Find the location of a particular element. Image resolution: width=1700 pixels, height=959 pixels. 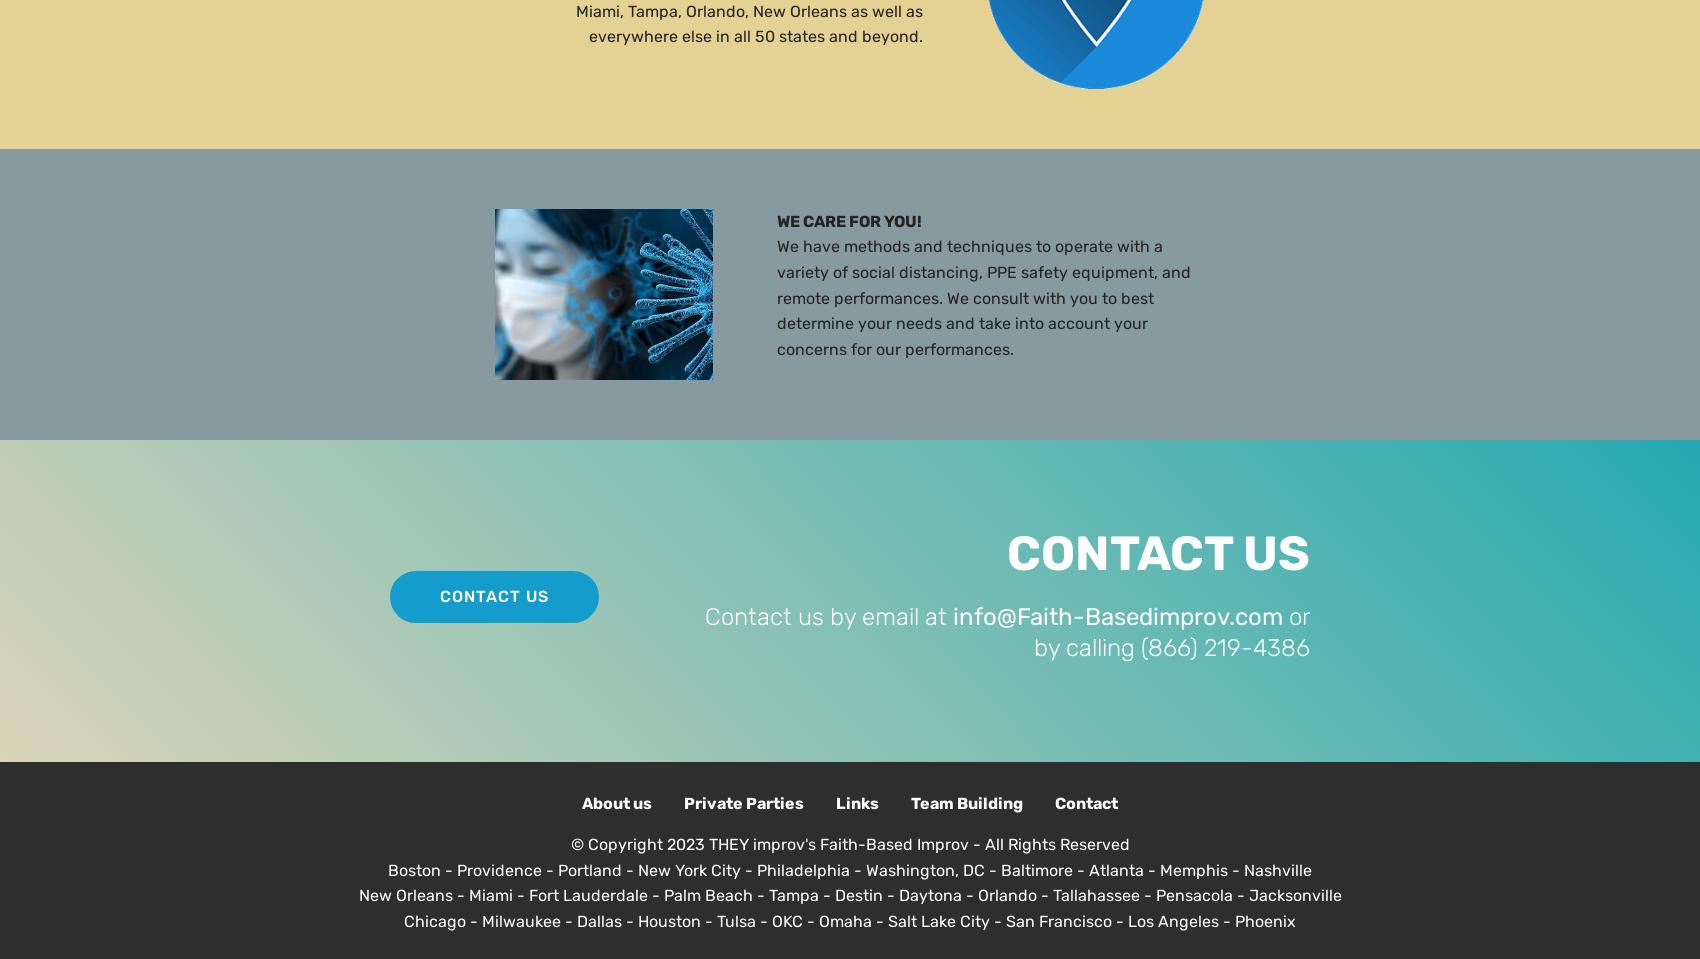

'About us' is located at coordinates (615, 802).